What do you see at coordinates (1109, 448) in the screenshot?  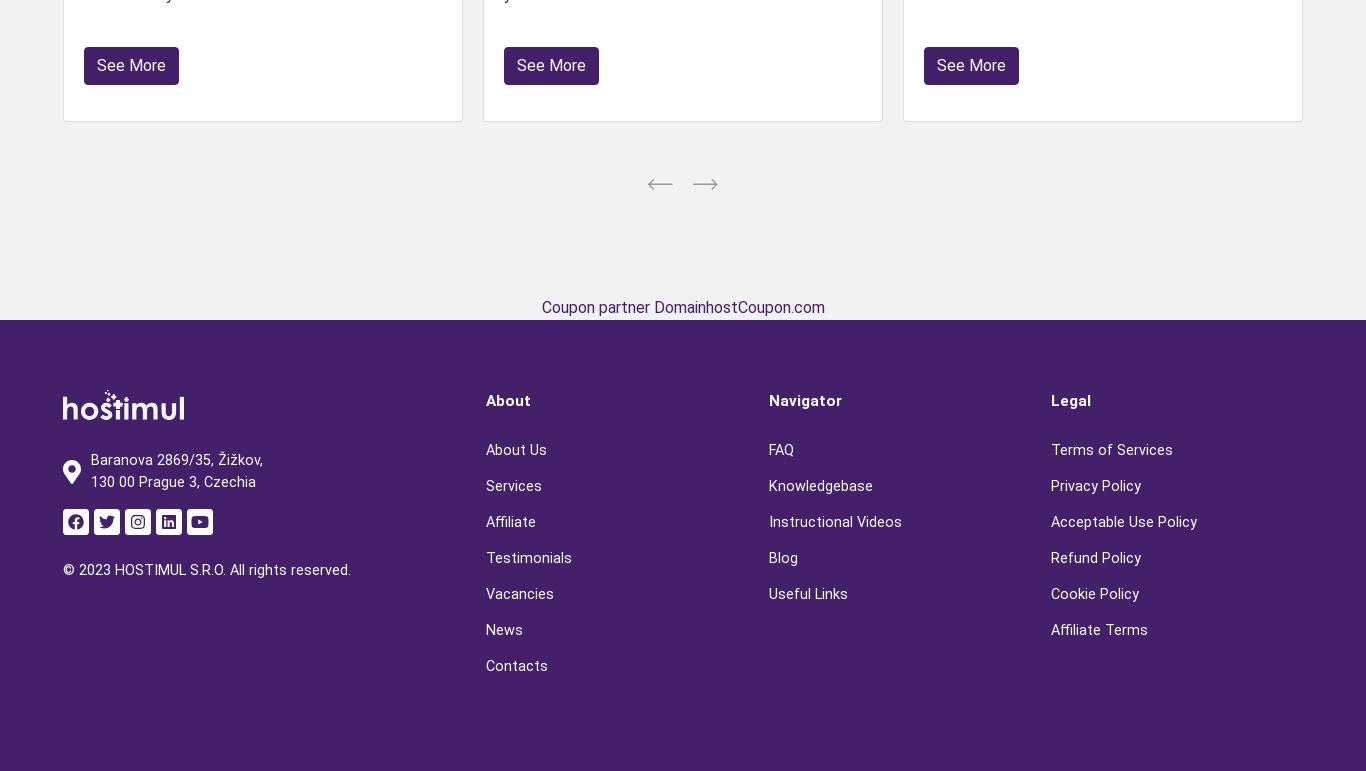 I see `'Terms of Services'` at bounding box center [1109, 448].